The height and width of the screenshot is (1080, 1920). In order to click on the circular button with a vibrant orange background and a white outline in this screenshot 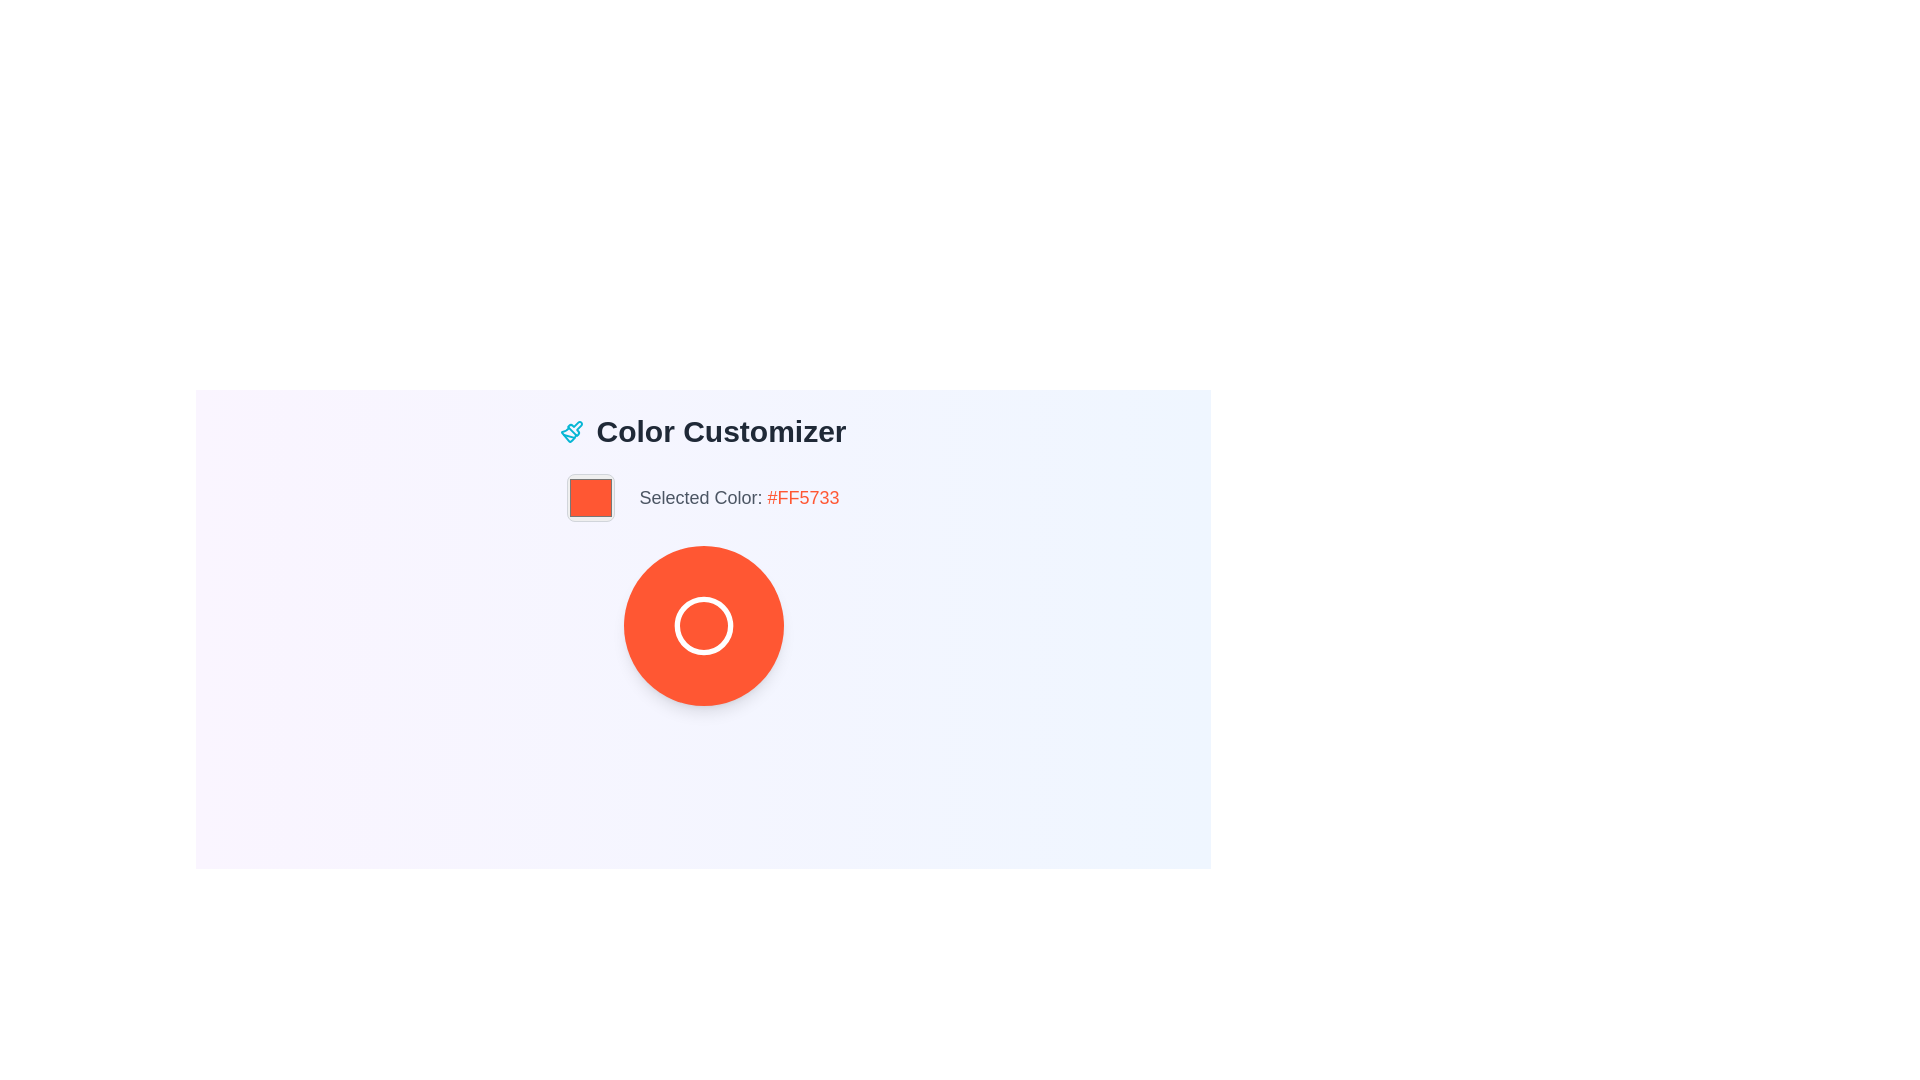, I will do `click(703, 624)`.